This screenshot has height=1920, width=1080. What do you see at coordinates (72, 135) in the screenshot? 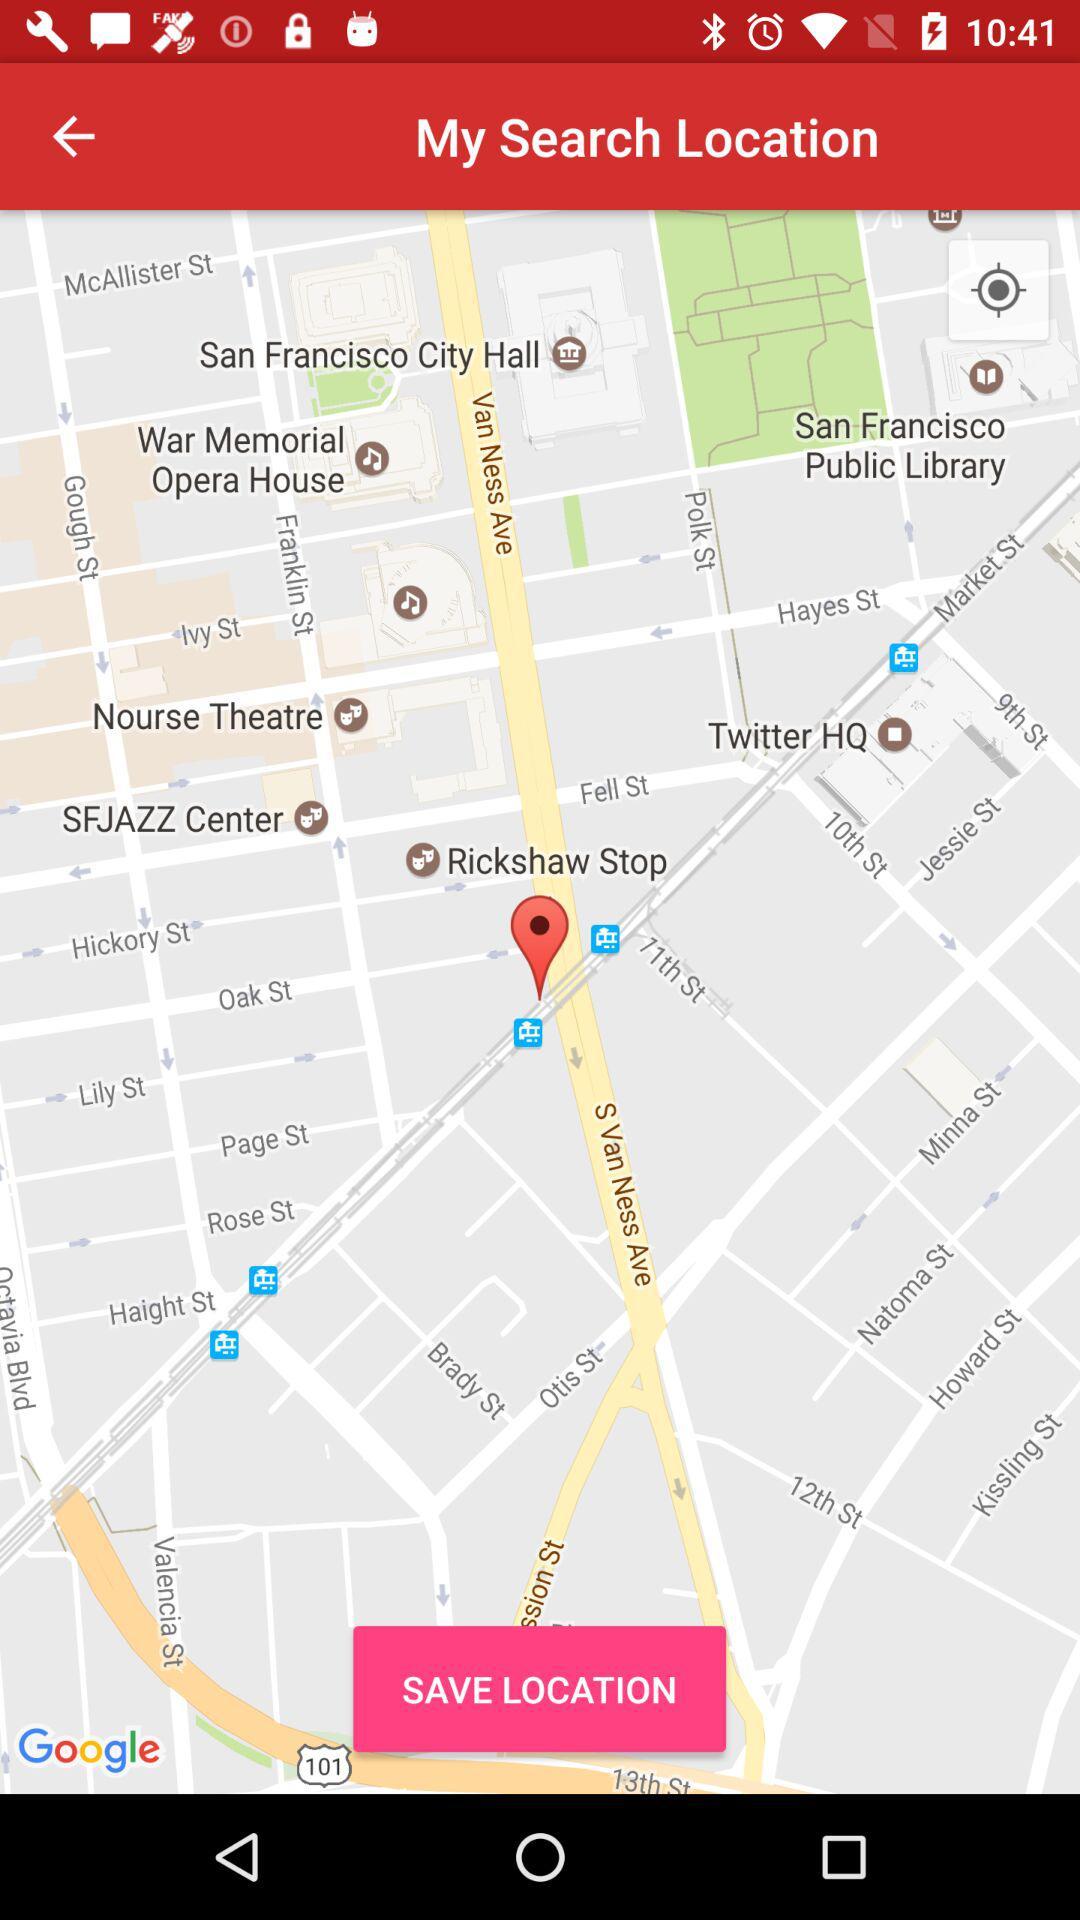
I see `item to the left of my search location` at bounding box center [72, 135].